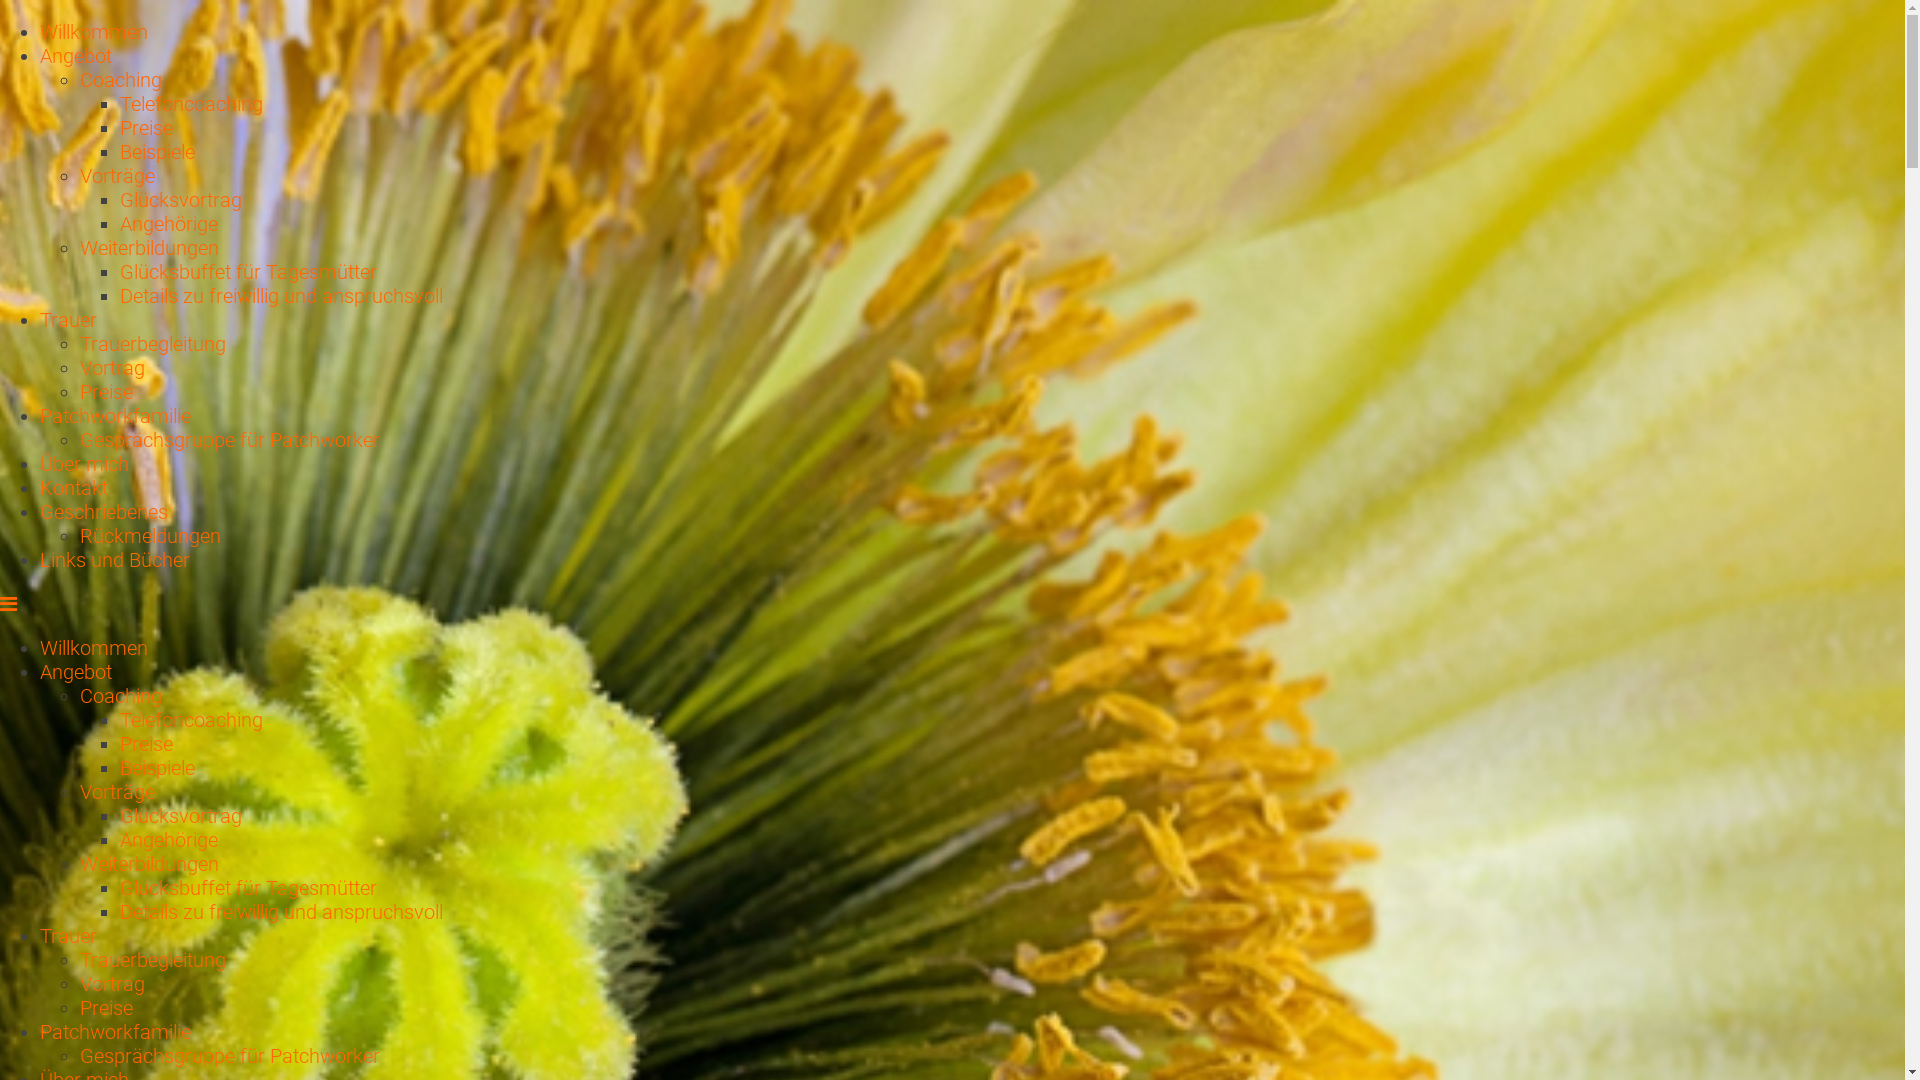 Image resolution: width=1920 pixels, height=1080 pixels. What do you see at coordinates (76, 671) in the screenshot?
I see `'Angebot'` at bounding box center [76, 671].